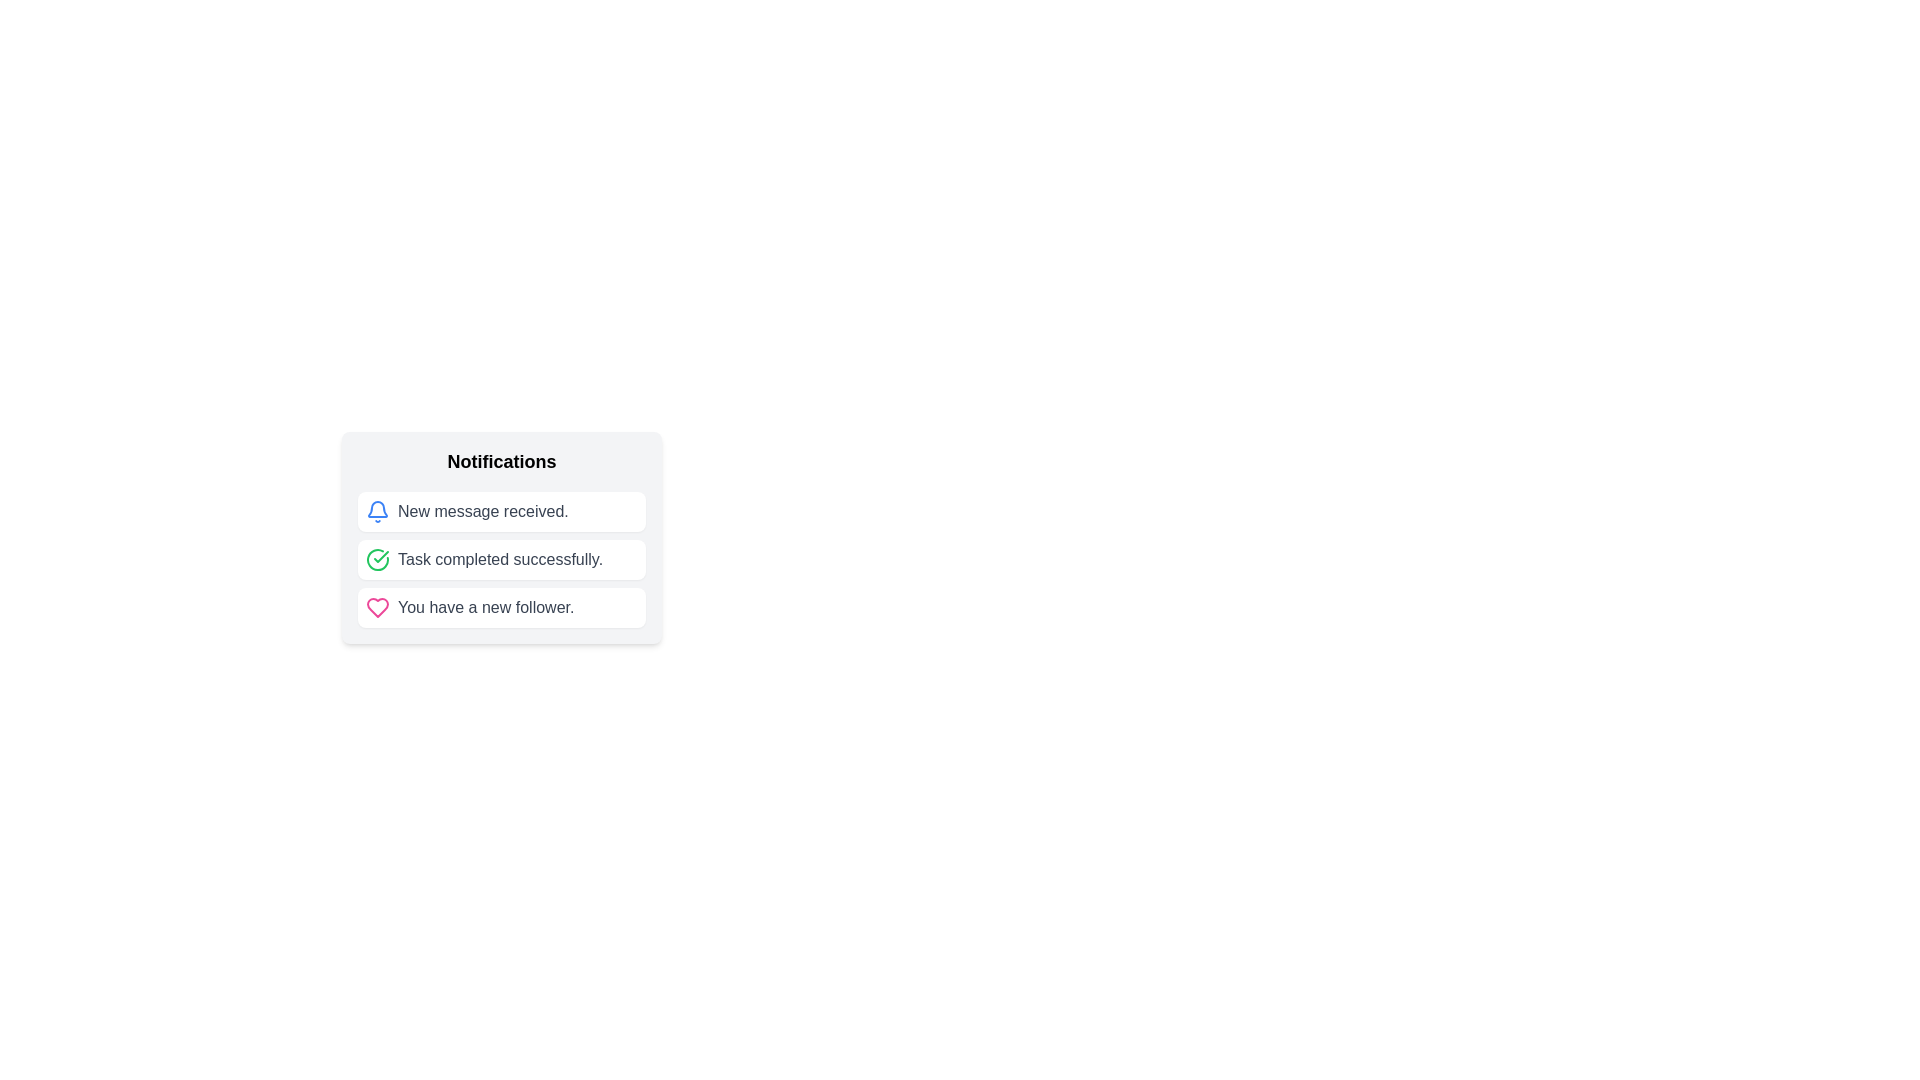  What do you see at coordinates (381, 556) in the screenshot?
I see `the second tick mark icon in the notification popup that indicates a task has been successfully completed` at bounding box center [381, 556].